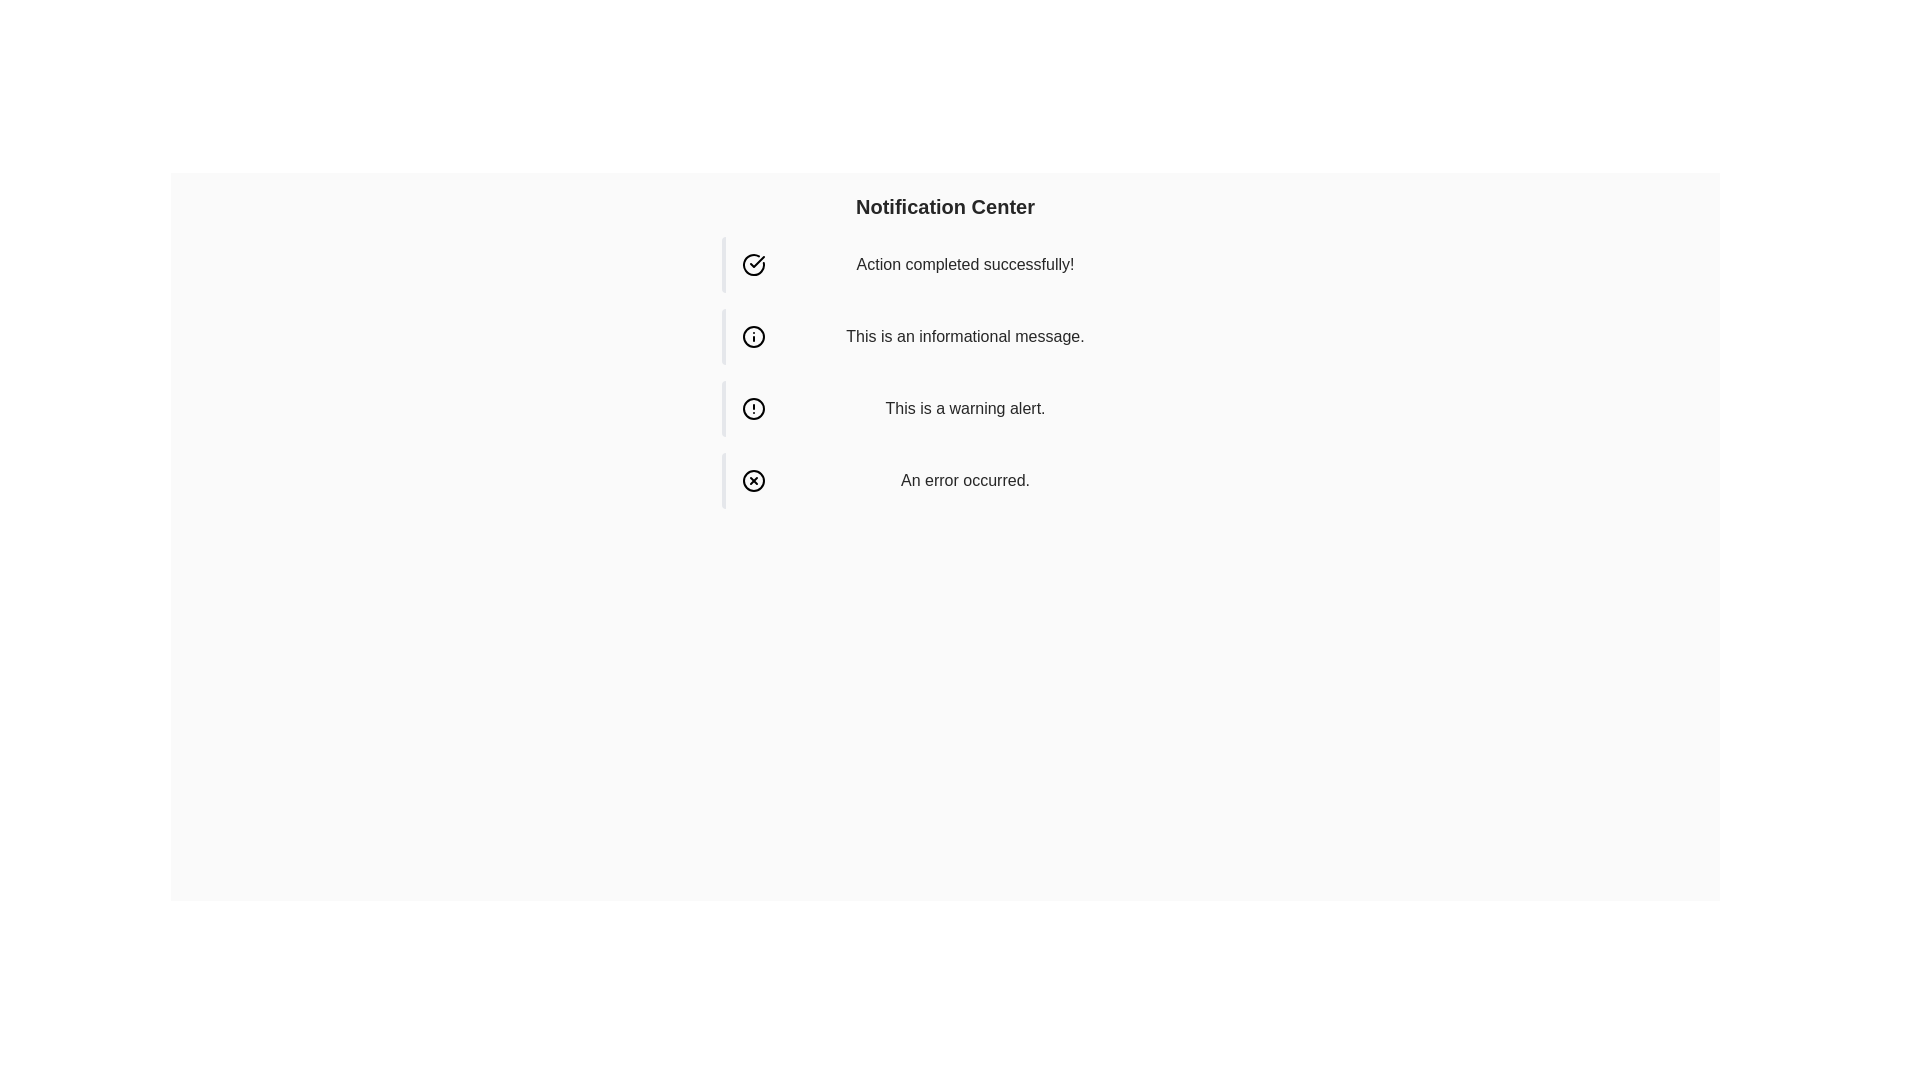 This screenshot has width=1920, height=1080. Describe the element at coordinates (965, 481) in the screenshot. I see `the text label displaying 'An error occurred.' within the alert box in the Notification Center, which is positioned about three-fourths down the page` at that location.